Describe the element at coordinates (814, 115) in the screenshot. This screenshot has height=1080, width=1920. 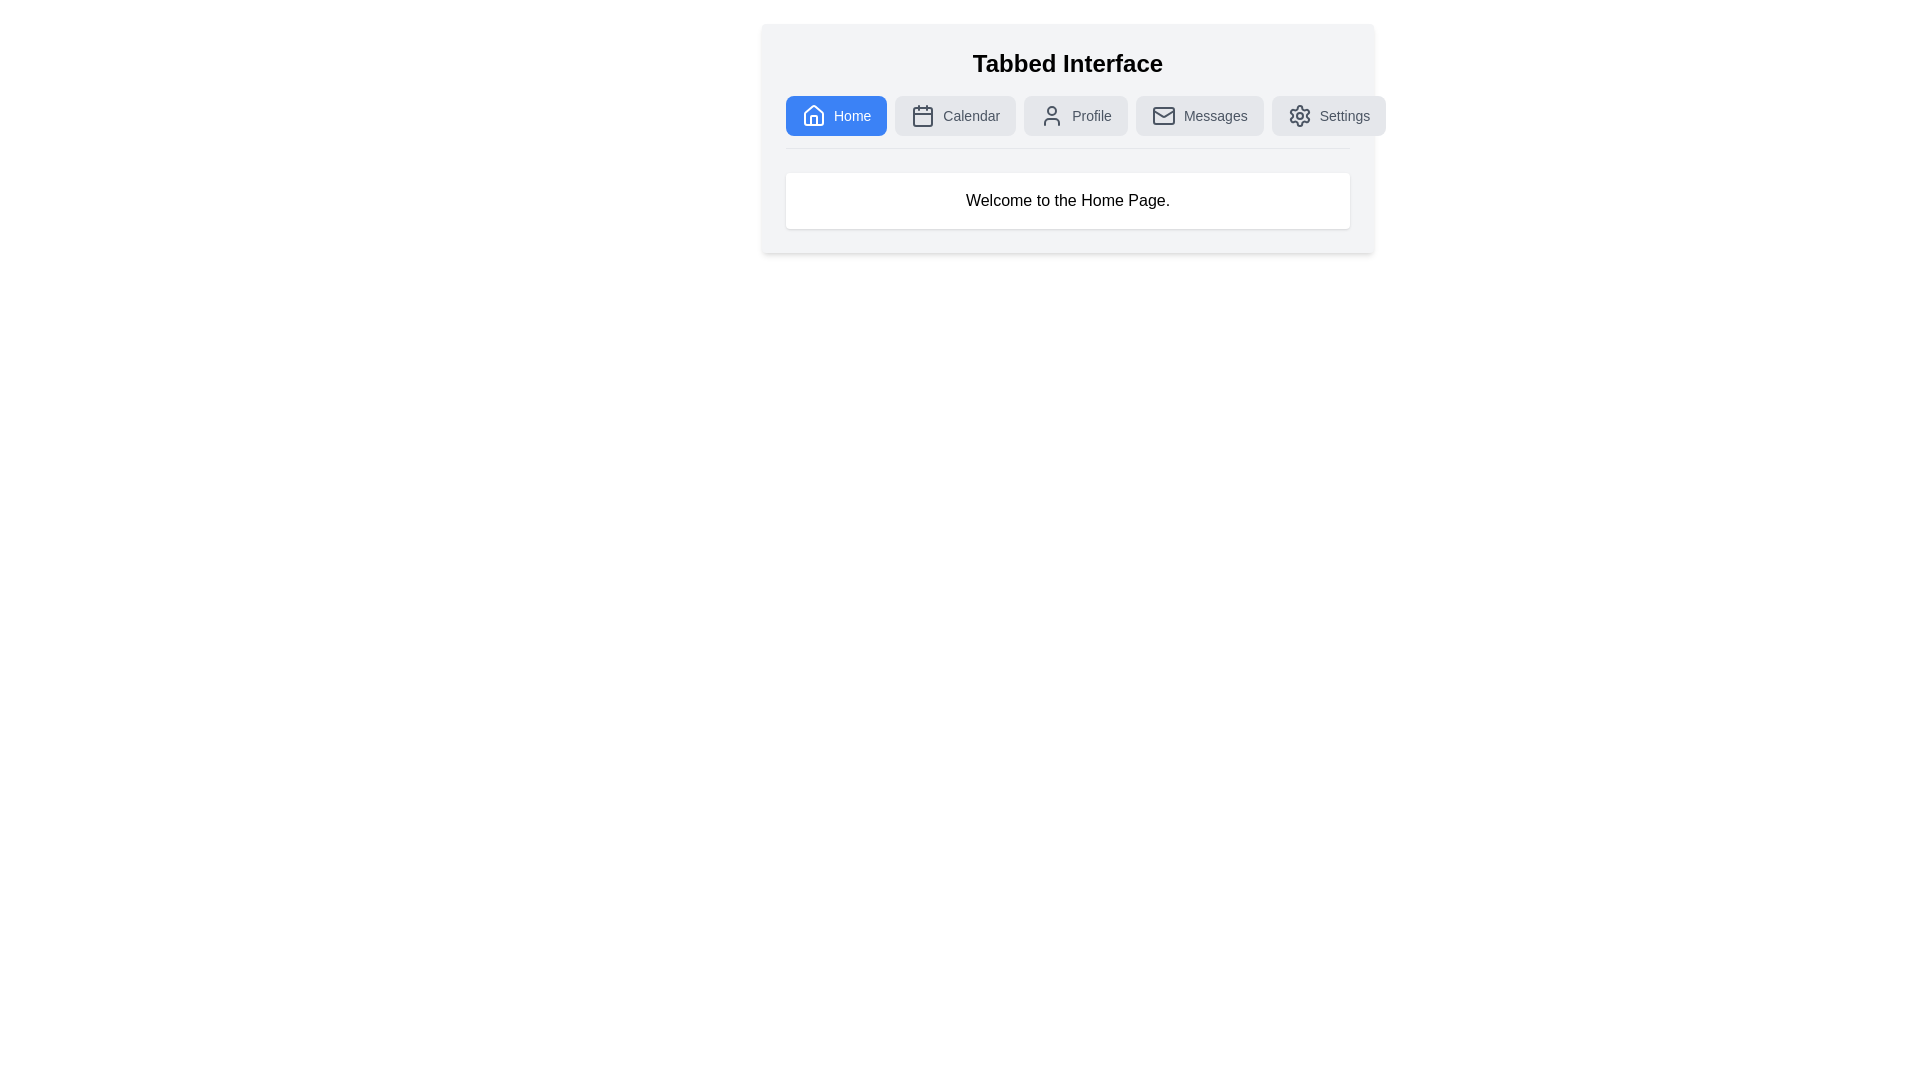
I see `the house-shaped SVG icon located within the 'Home' button in the navigation bar, positioned at the top-left corner of the interface` at that location.